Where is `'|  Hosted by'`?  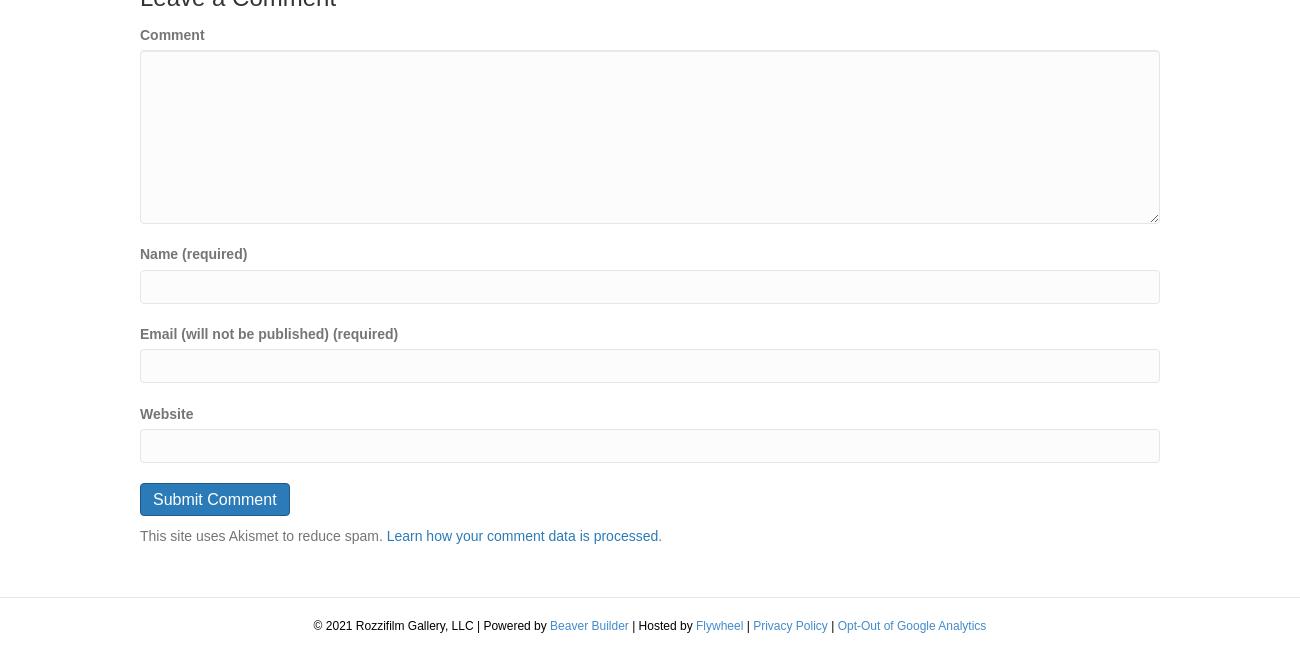
'|  Hosted by' is located at coordinates (660, 625).